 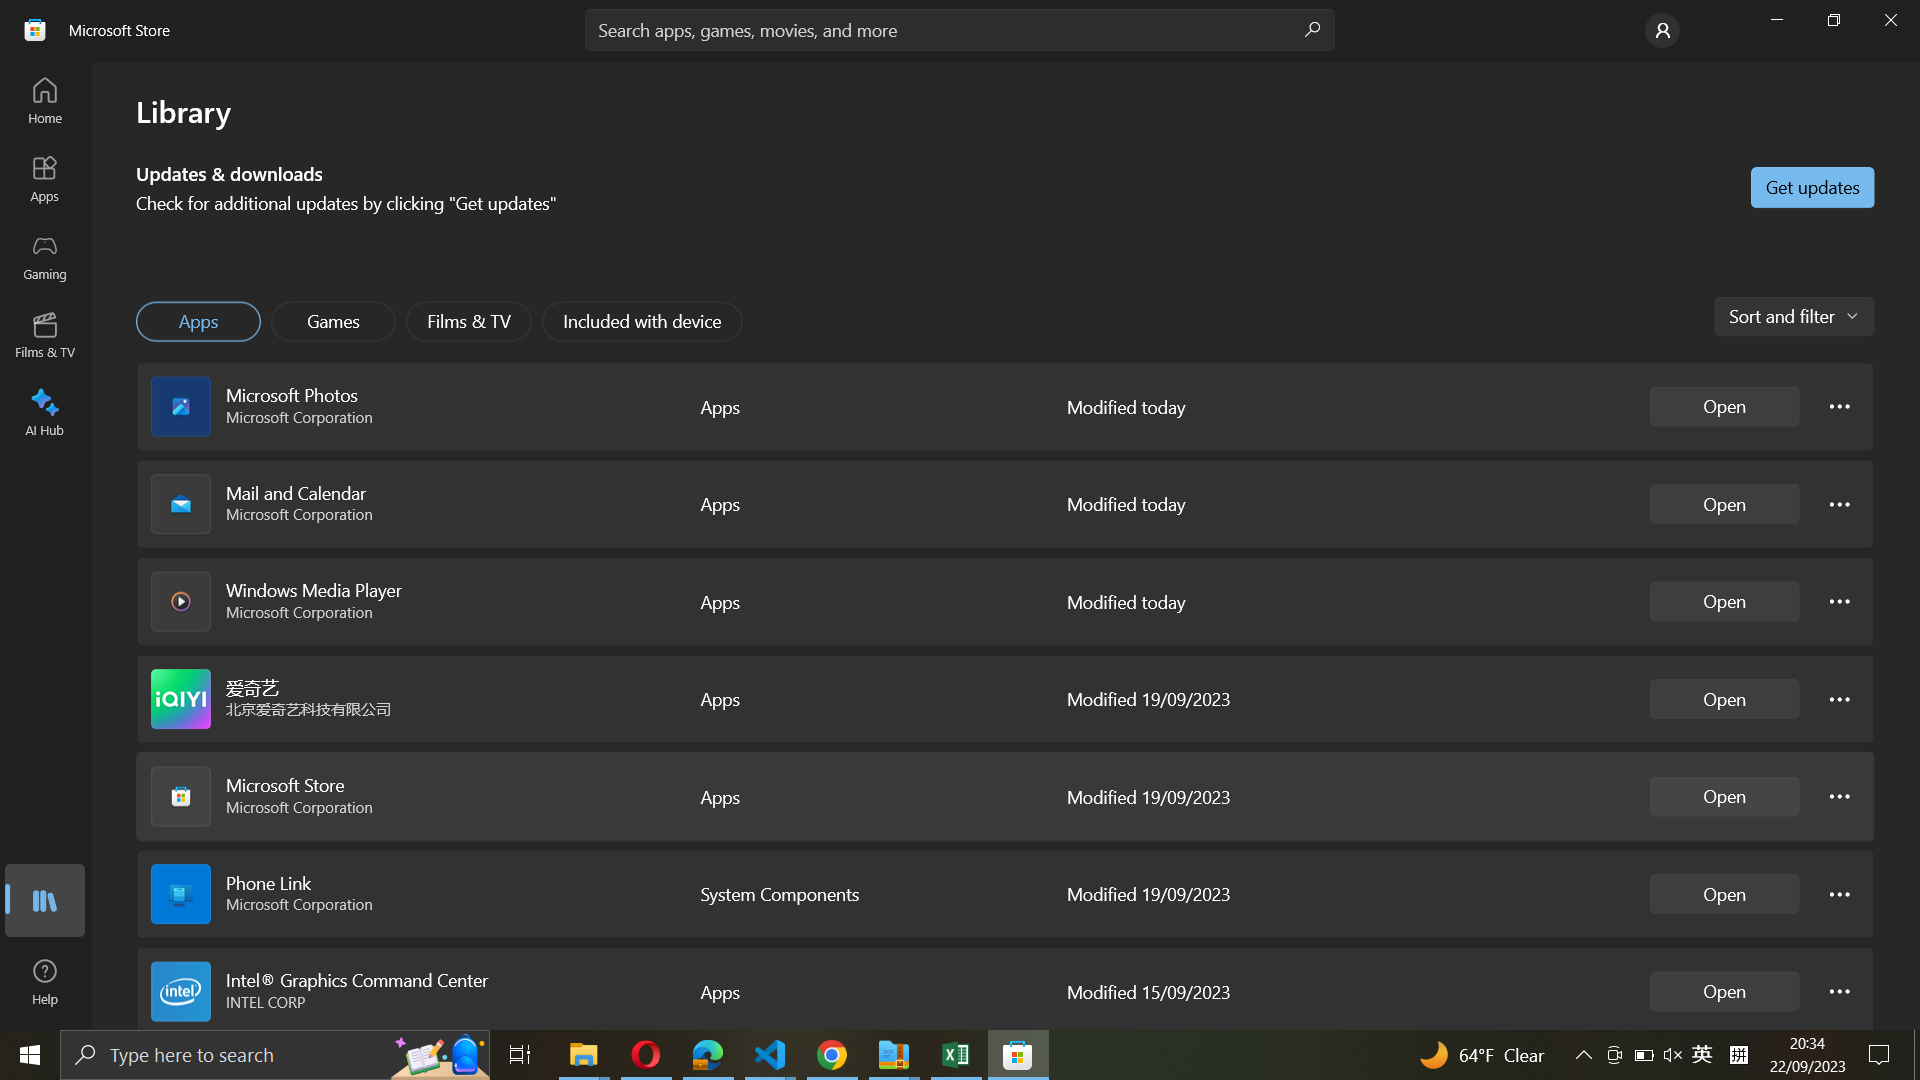 What do you see at coordinates (1840, 892) in the screenshot?
I see `Phone link options` at bounding box center [1840, 892].